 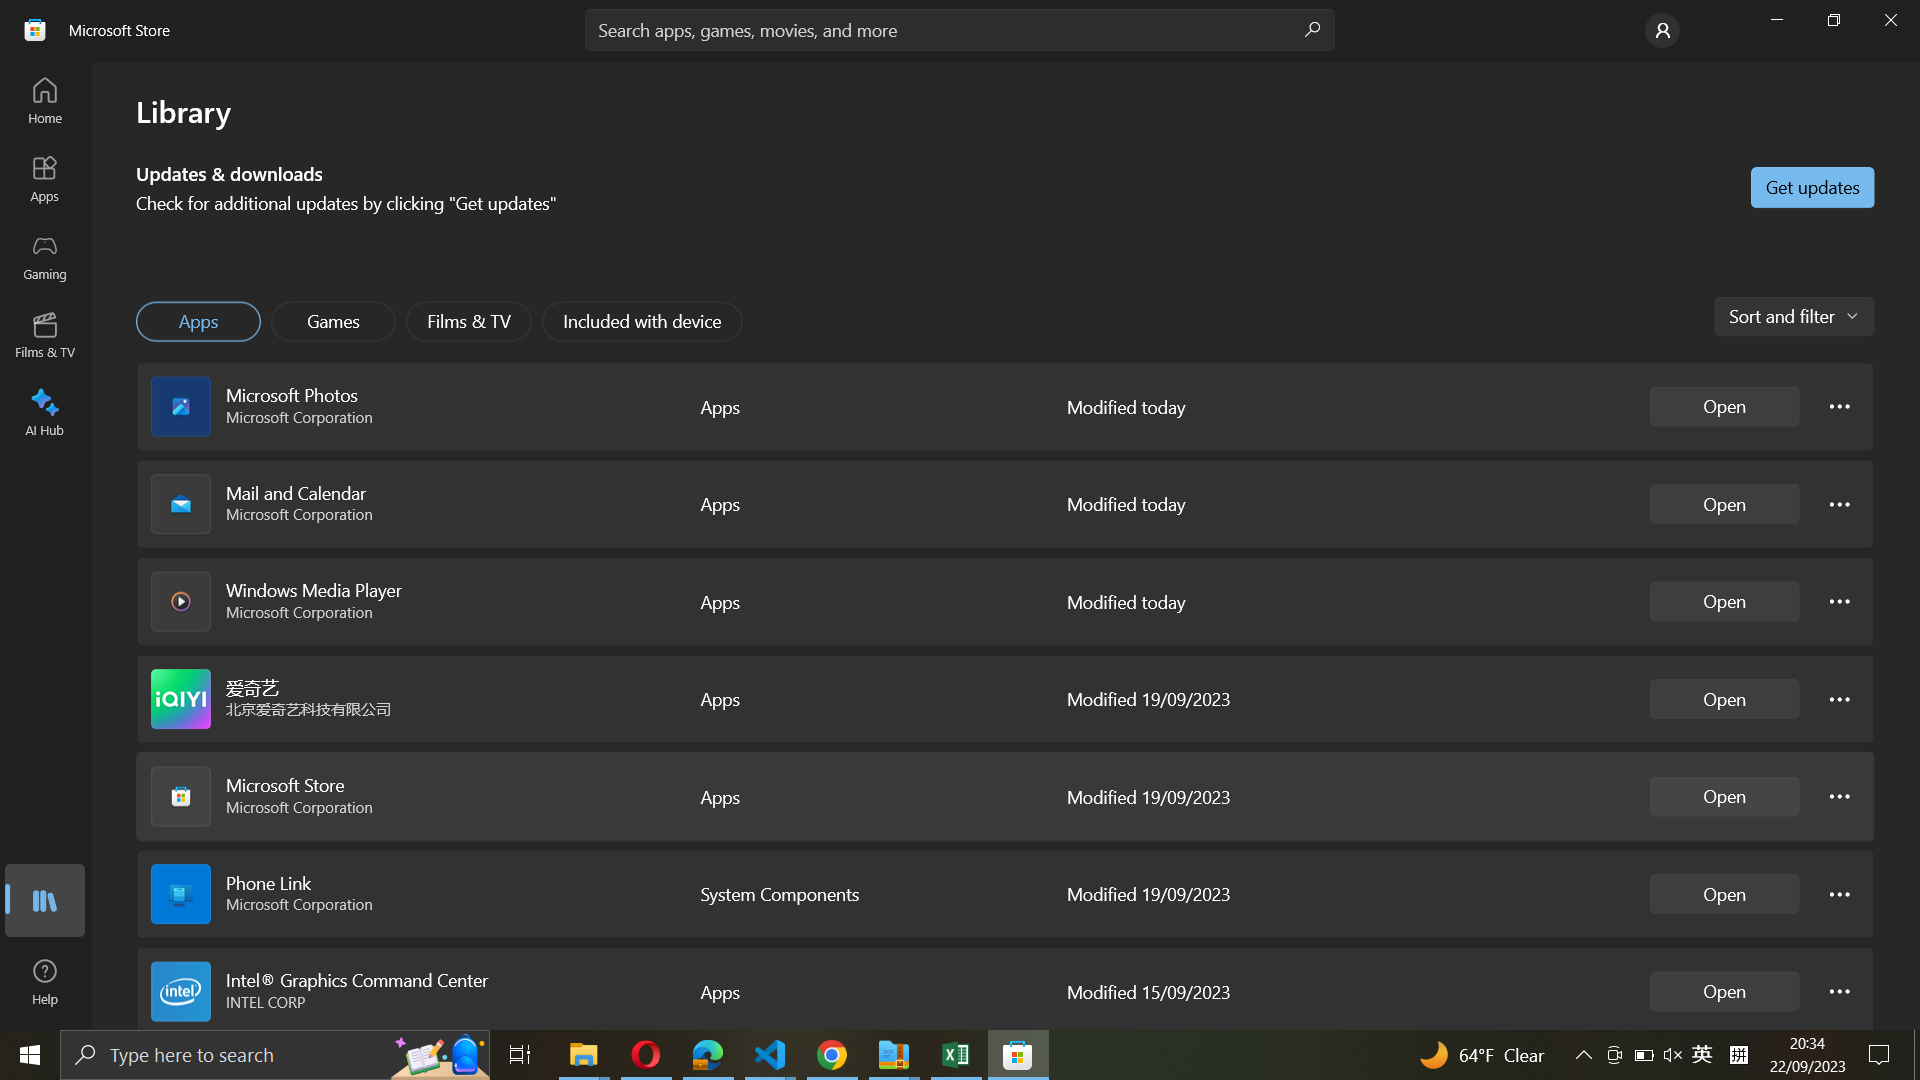 What do you see at coordinates (1840, 892) in the screenshot?
I see `Phone link options` at bounding box center [1840, 892].